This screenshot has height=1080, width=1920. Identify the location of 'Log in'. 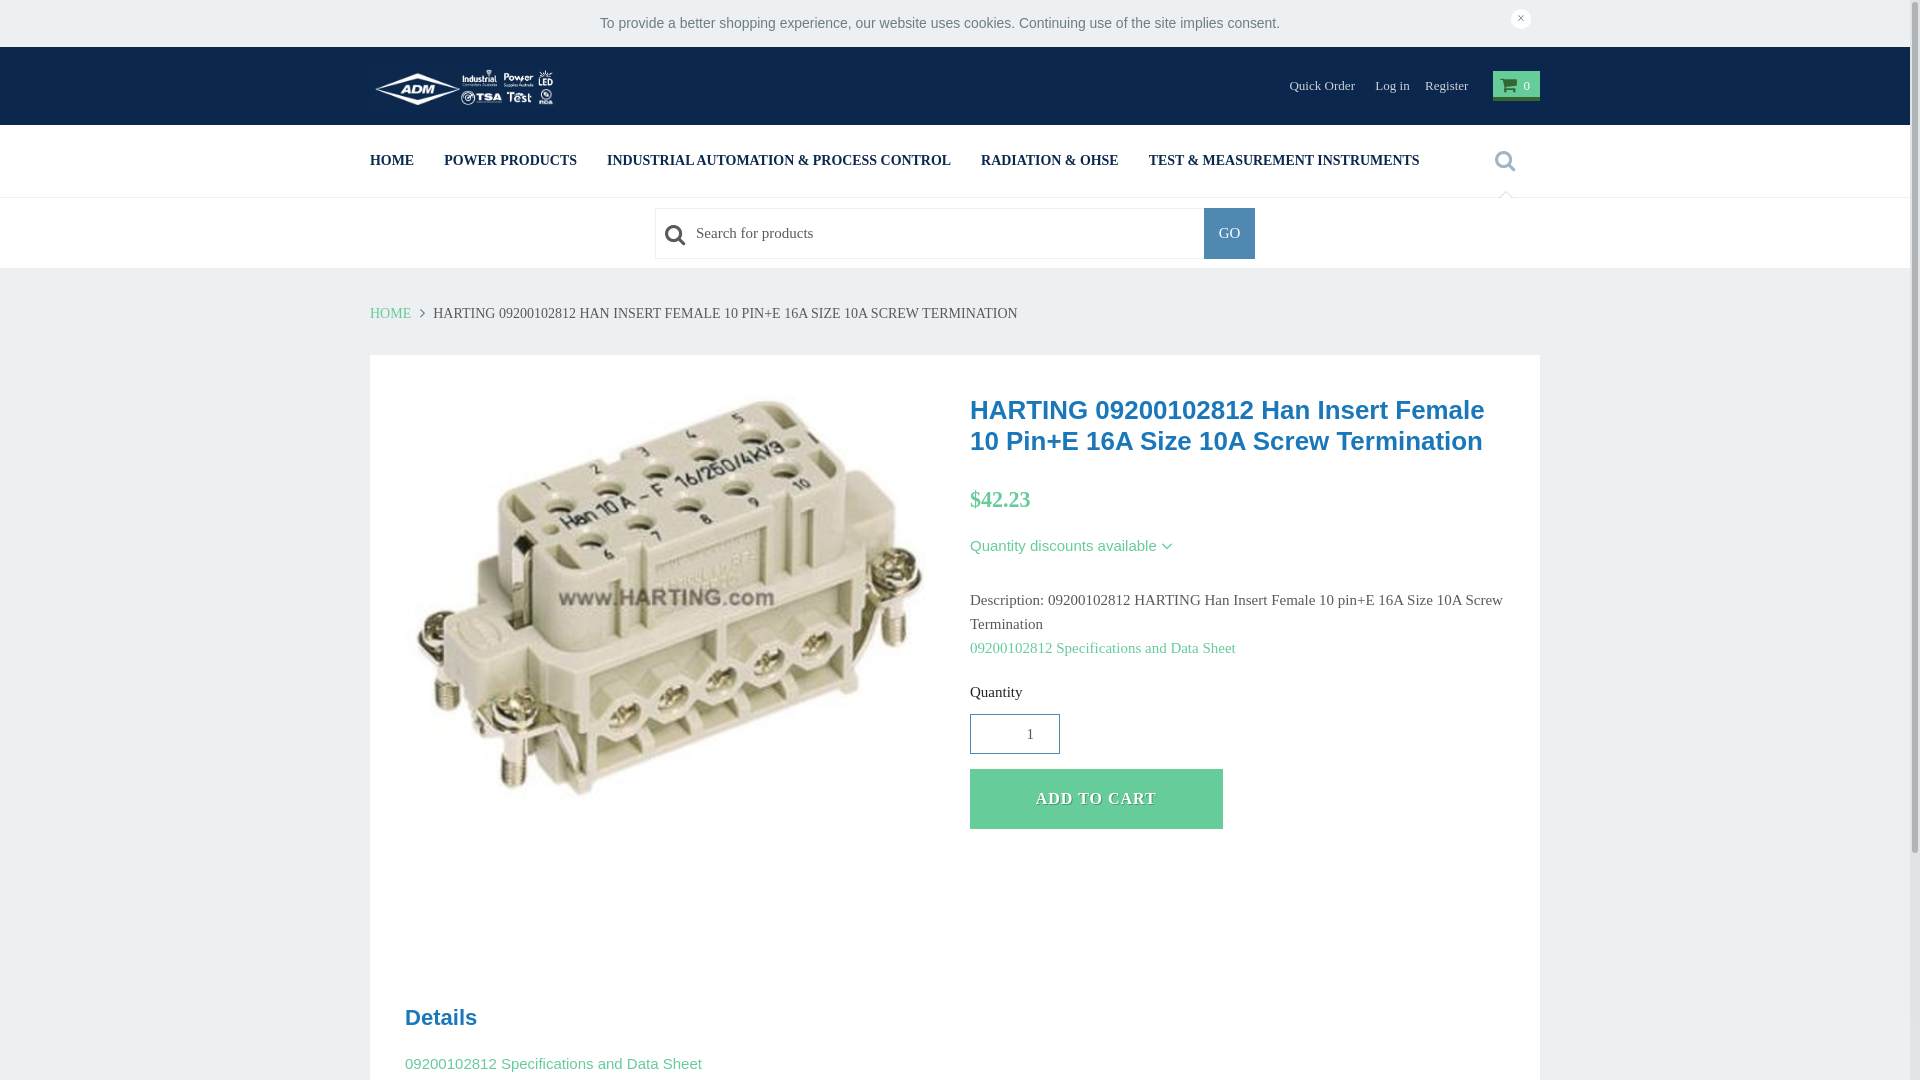
(1384, 84).